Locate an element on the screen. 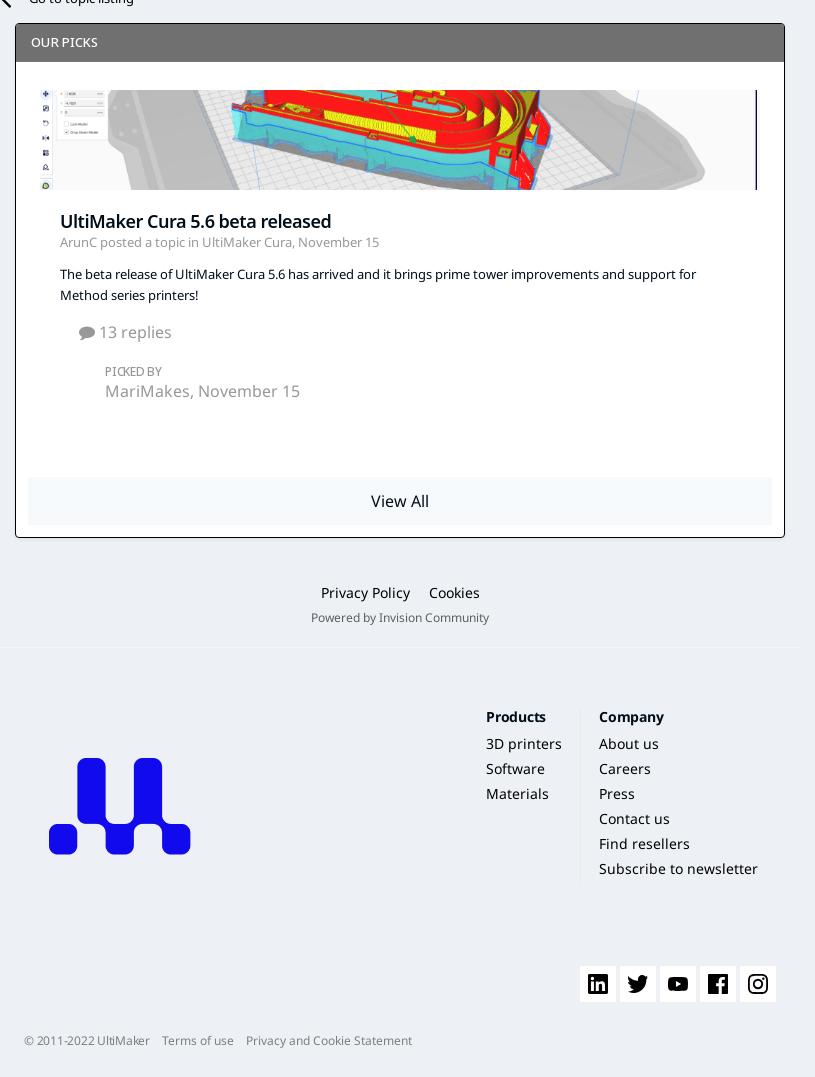  'Picked By' is located at coordinates (132, 369).